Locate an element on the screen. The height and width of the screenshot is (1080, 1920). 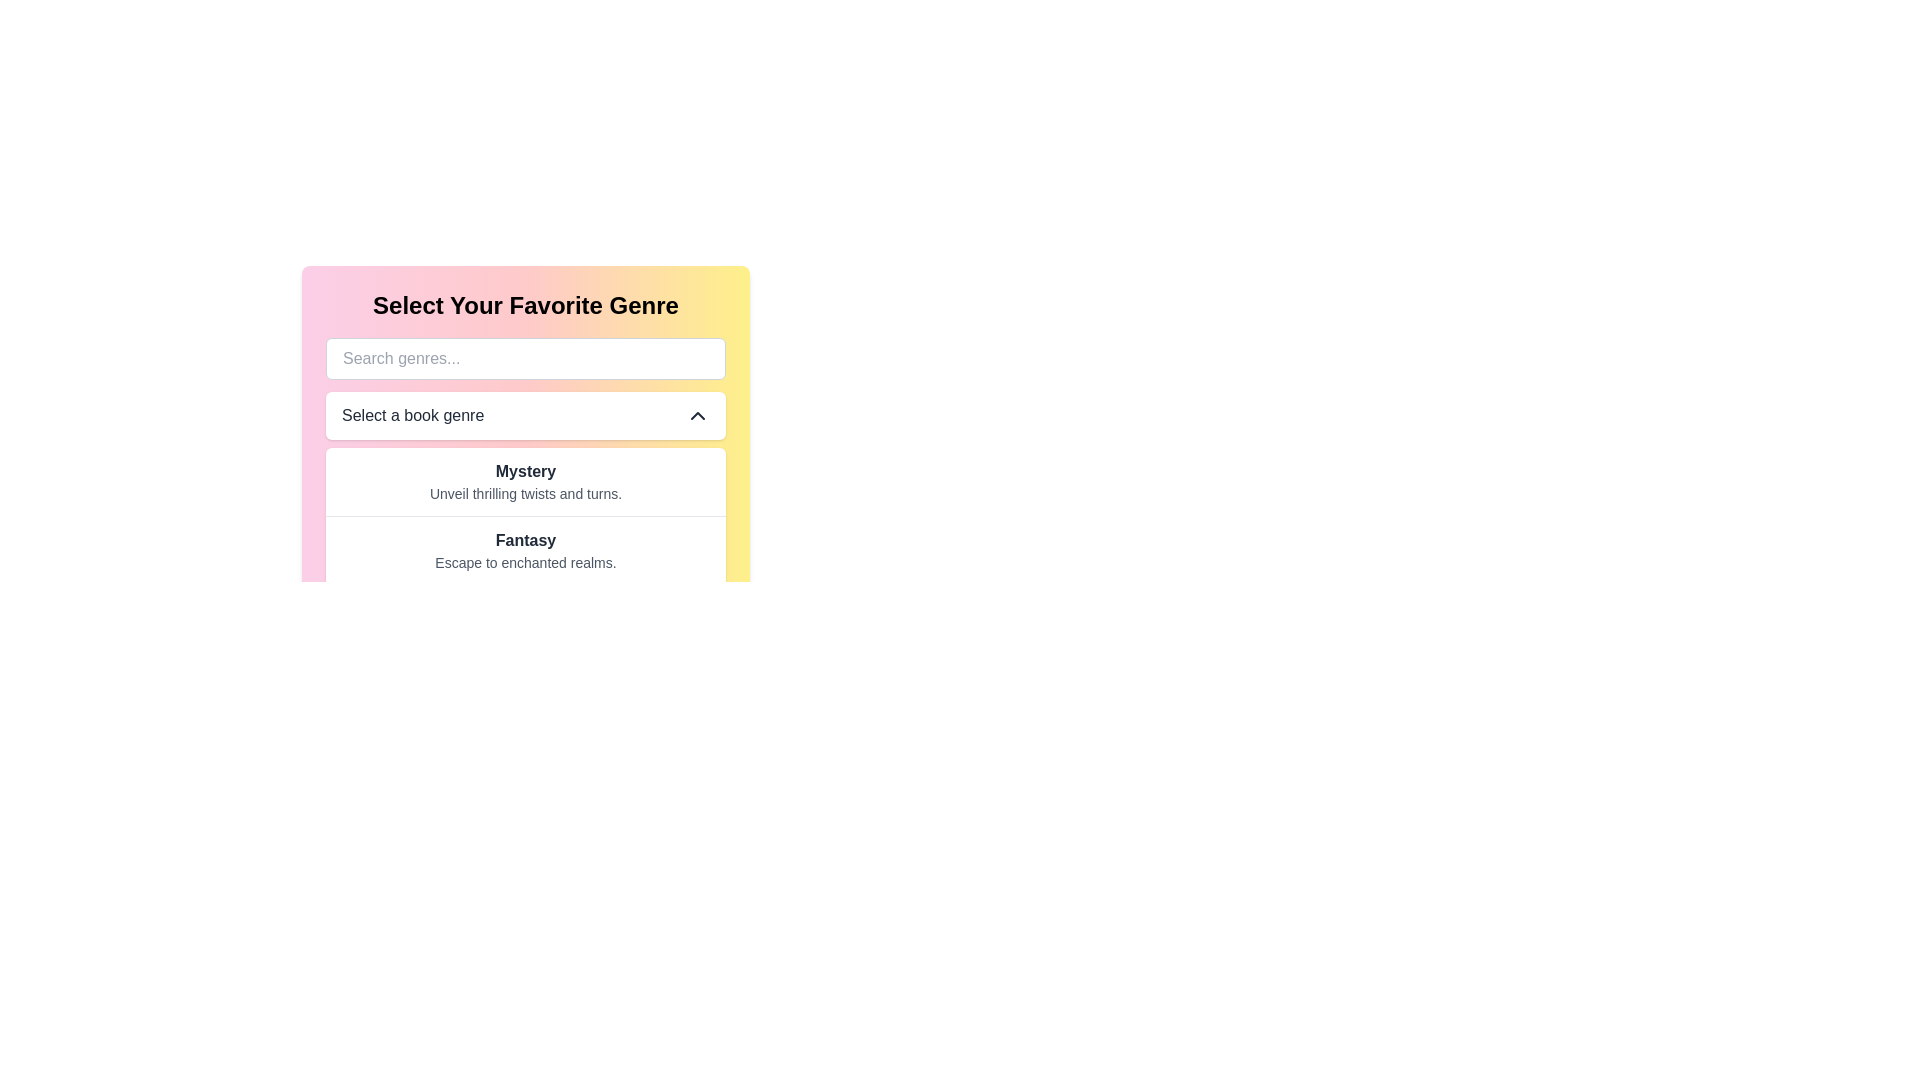
the second clickable item in the genre selection menu, which filters content related to the Fantasy genre is located at coordinates (526, 550).